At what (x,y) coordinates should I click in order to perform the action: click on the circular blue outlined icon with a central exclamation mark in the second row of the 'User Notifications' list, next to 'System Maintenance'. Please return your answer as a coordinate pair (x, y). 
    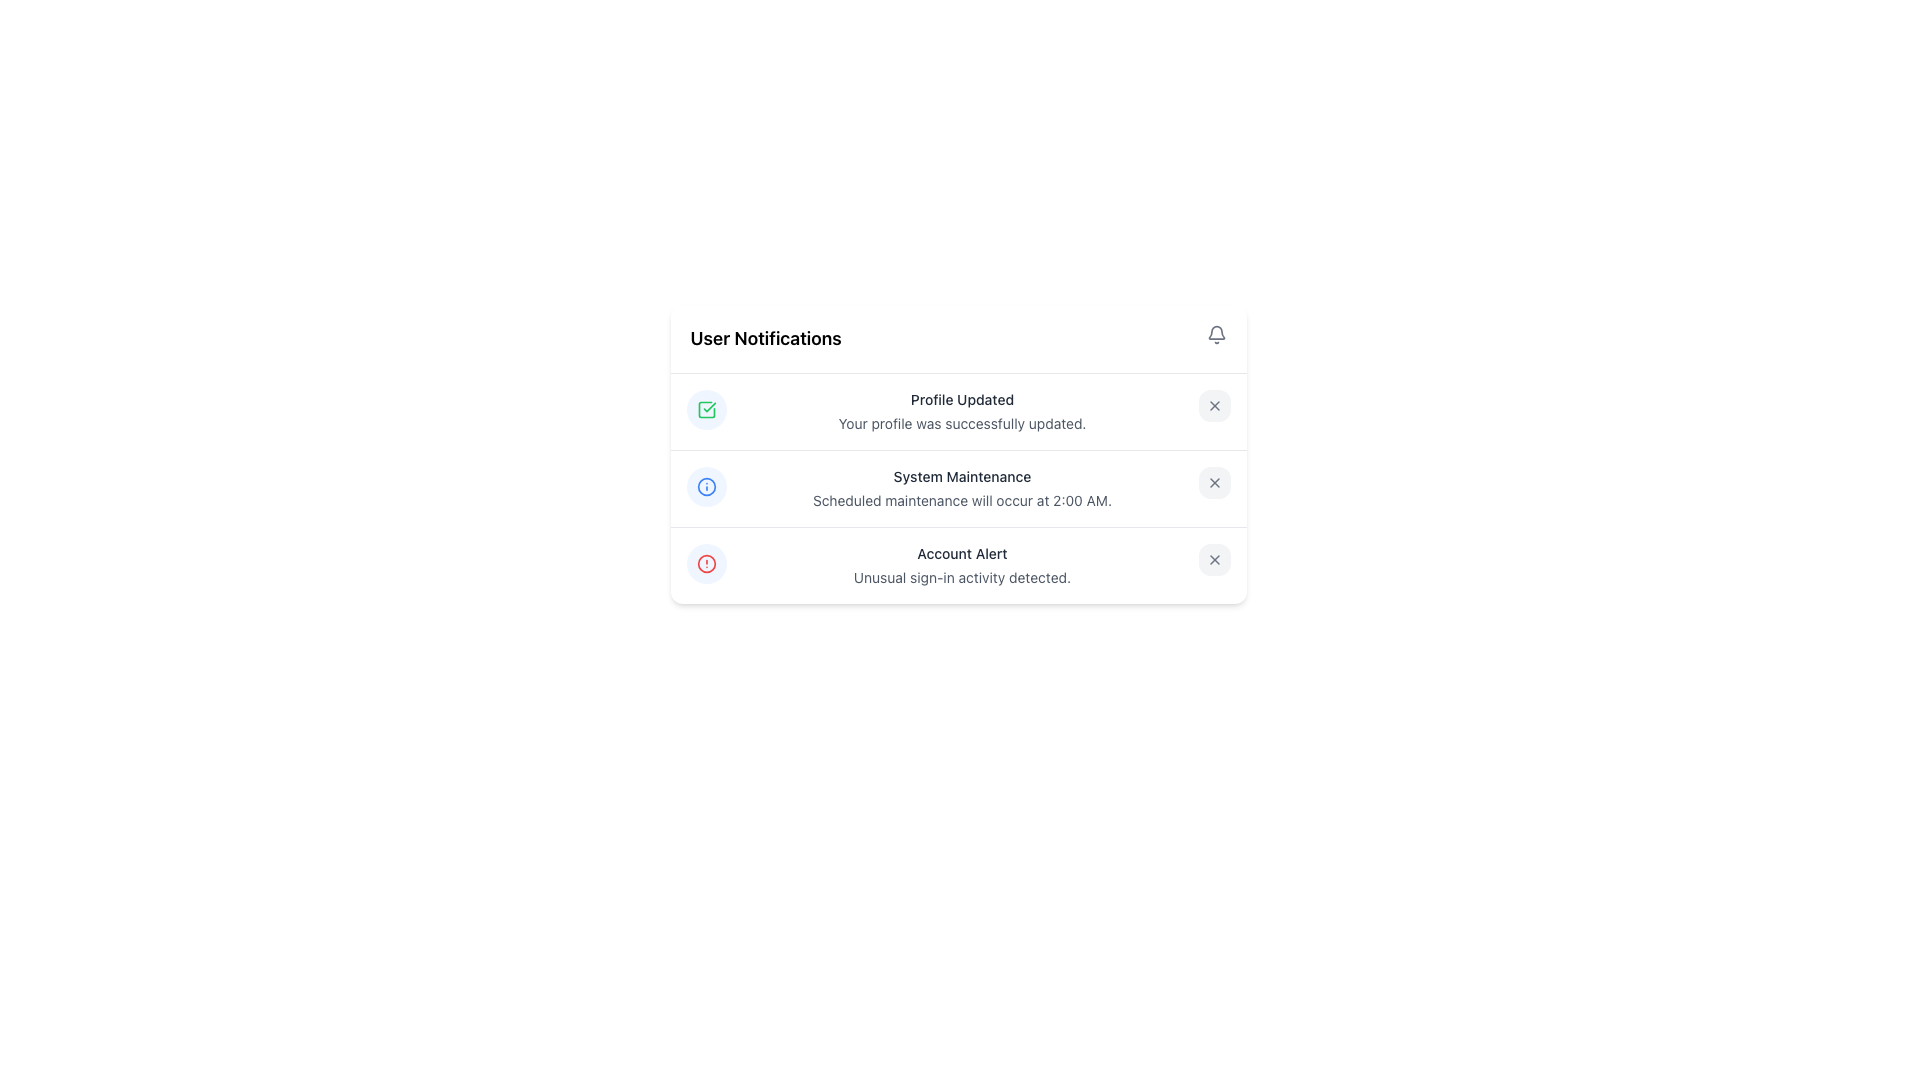
    Looking at the image, I should click on (706, 486).